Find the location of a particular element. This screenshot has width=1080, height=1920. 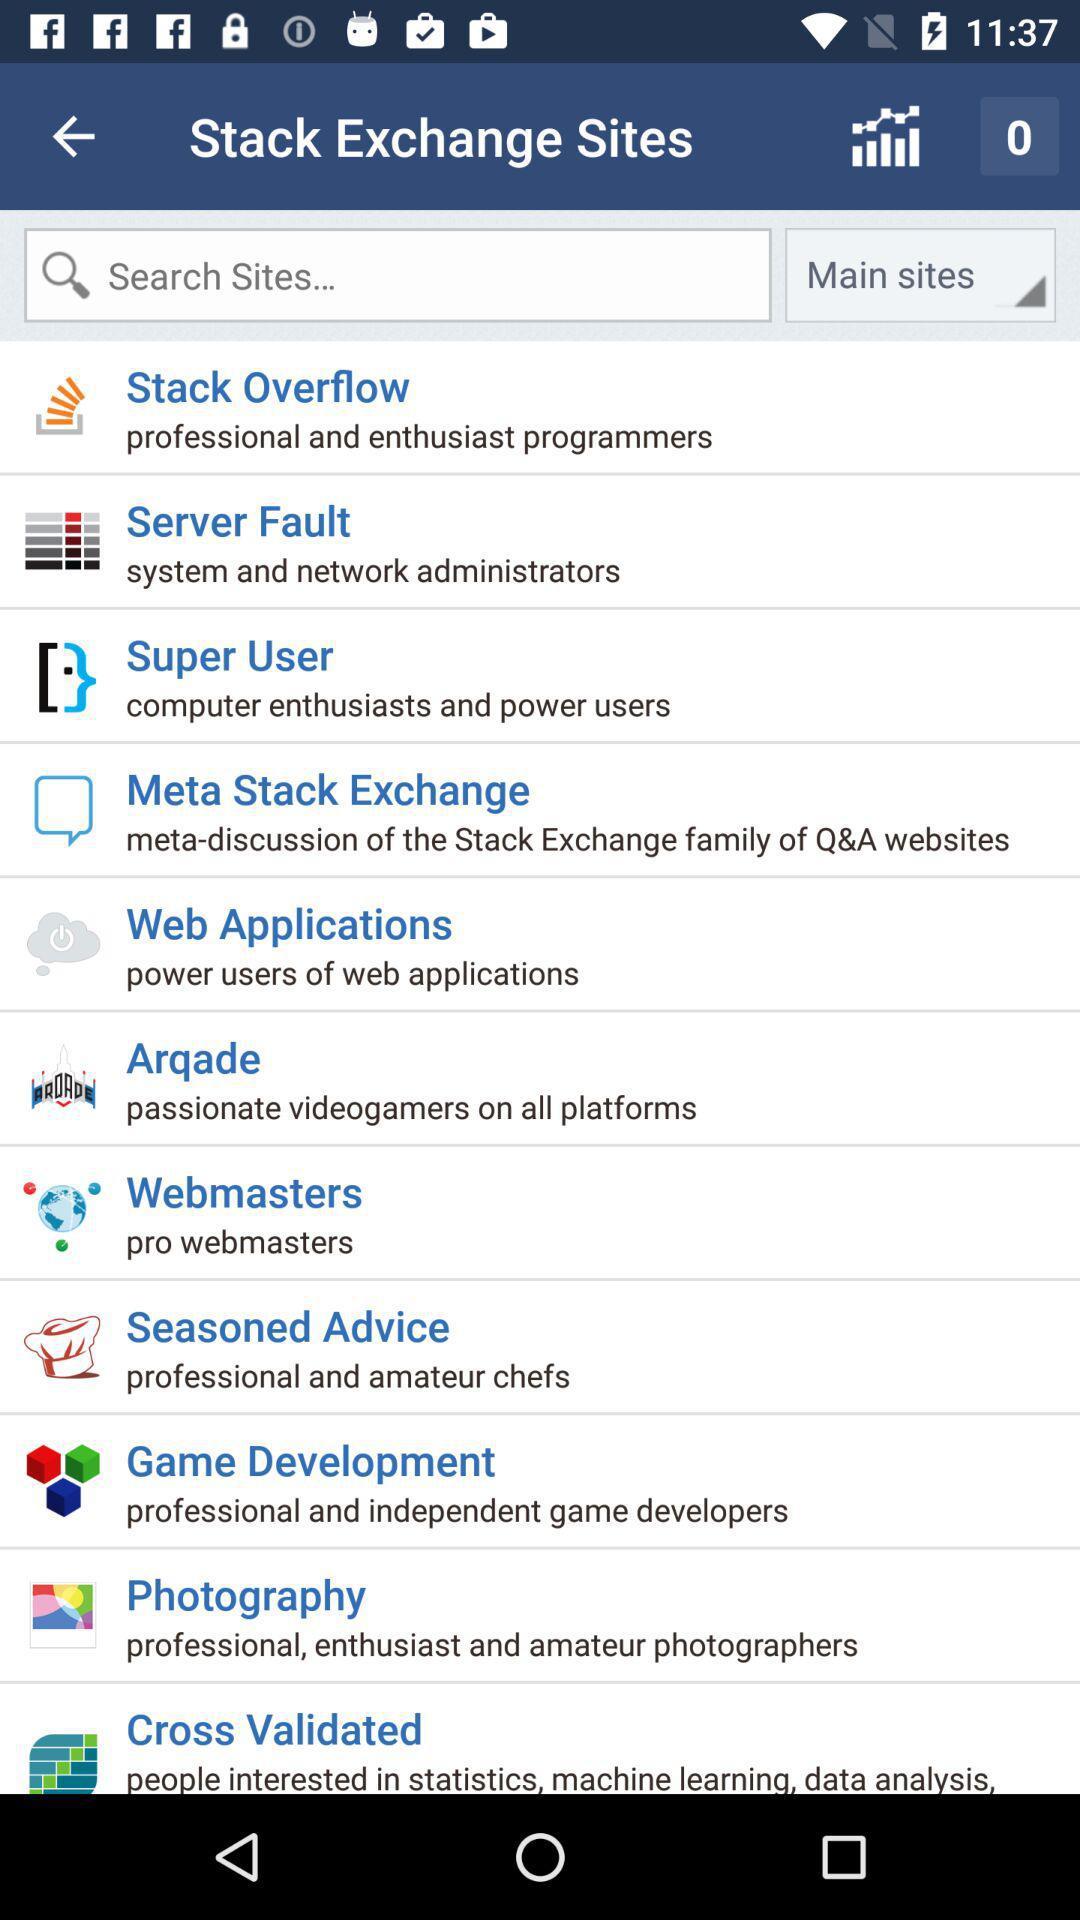

item above the professional enthusiast and icon is located at coordinates (252, 1584).